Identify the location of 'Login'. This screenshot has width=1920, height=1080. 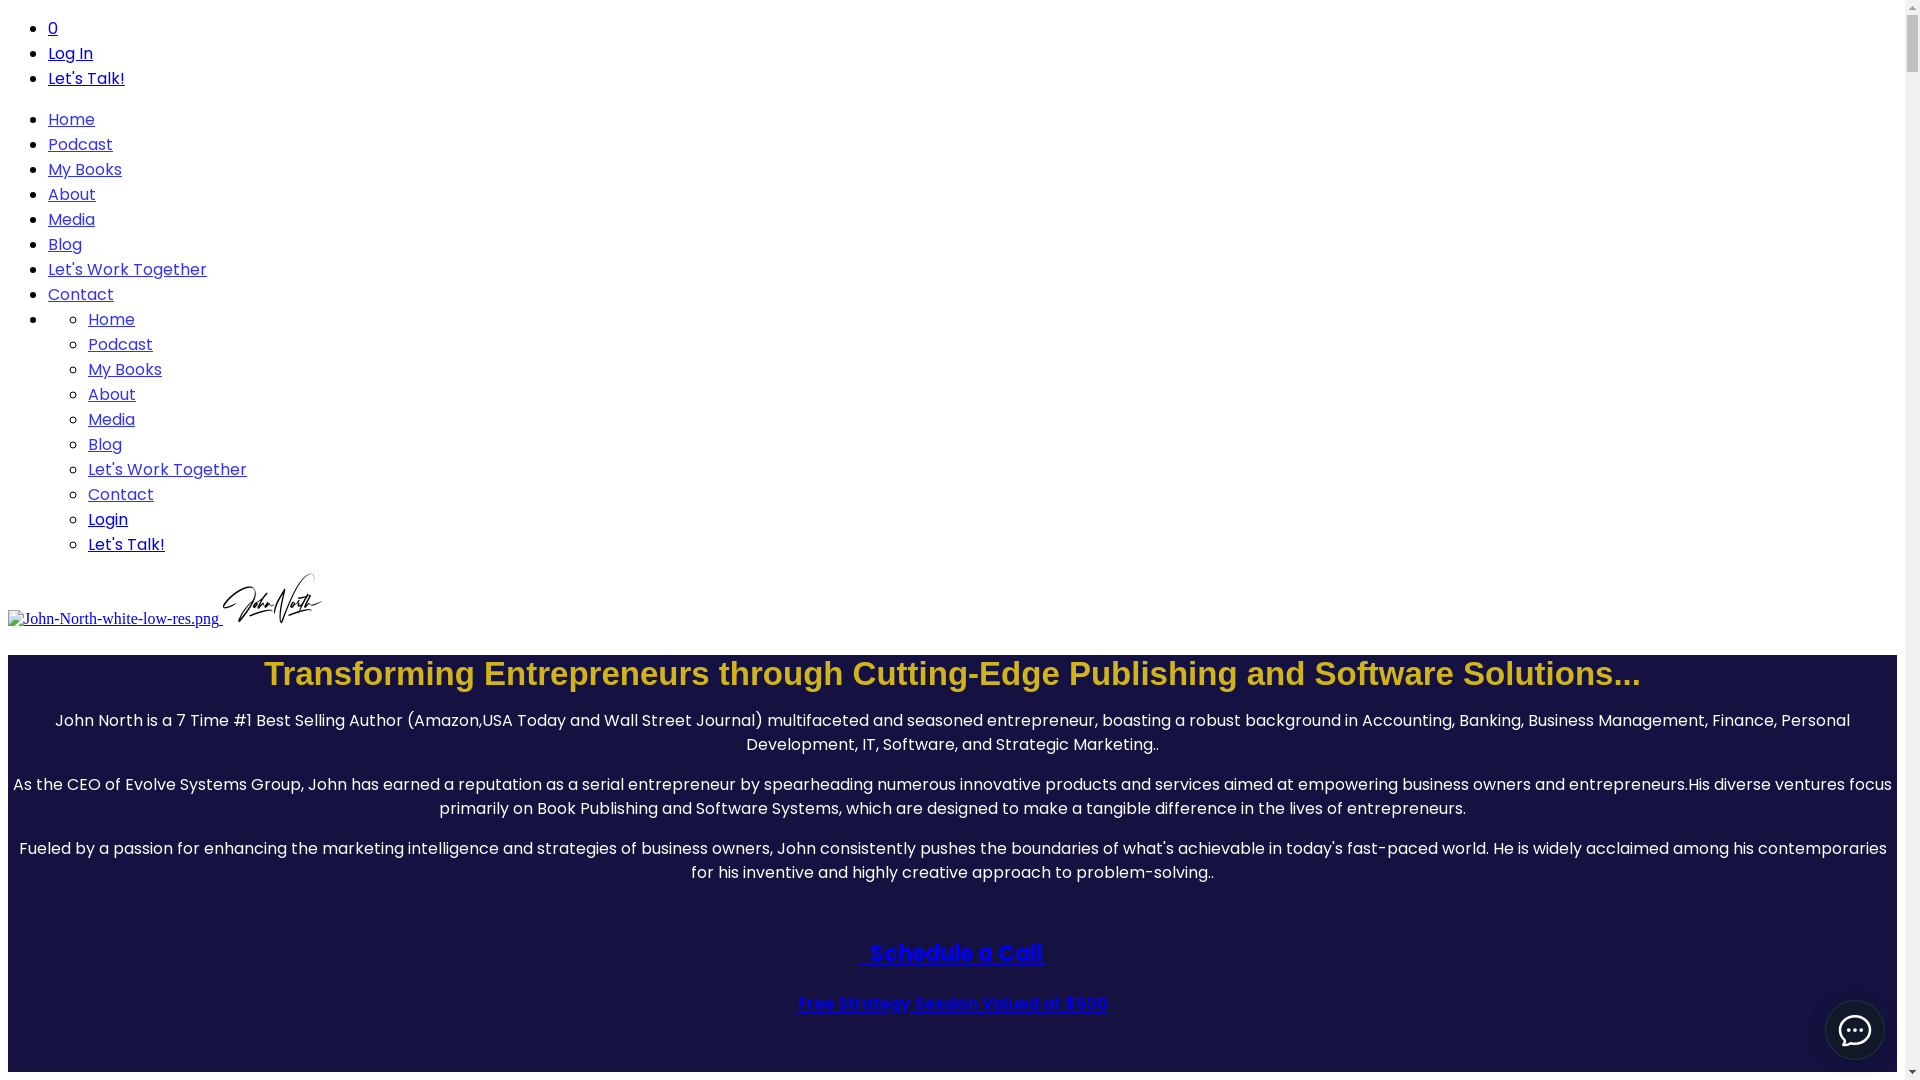
(106, 518).